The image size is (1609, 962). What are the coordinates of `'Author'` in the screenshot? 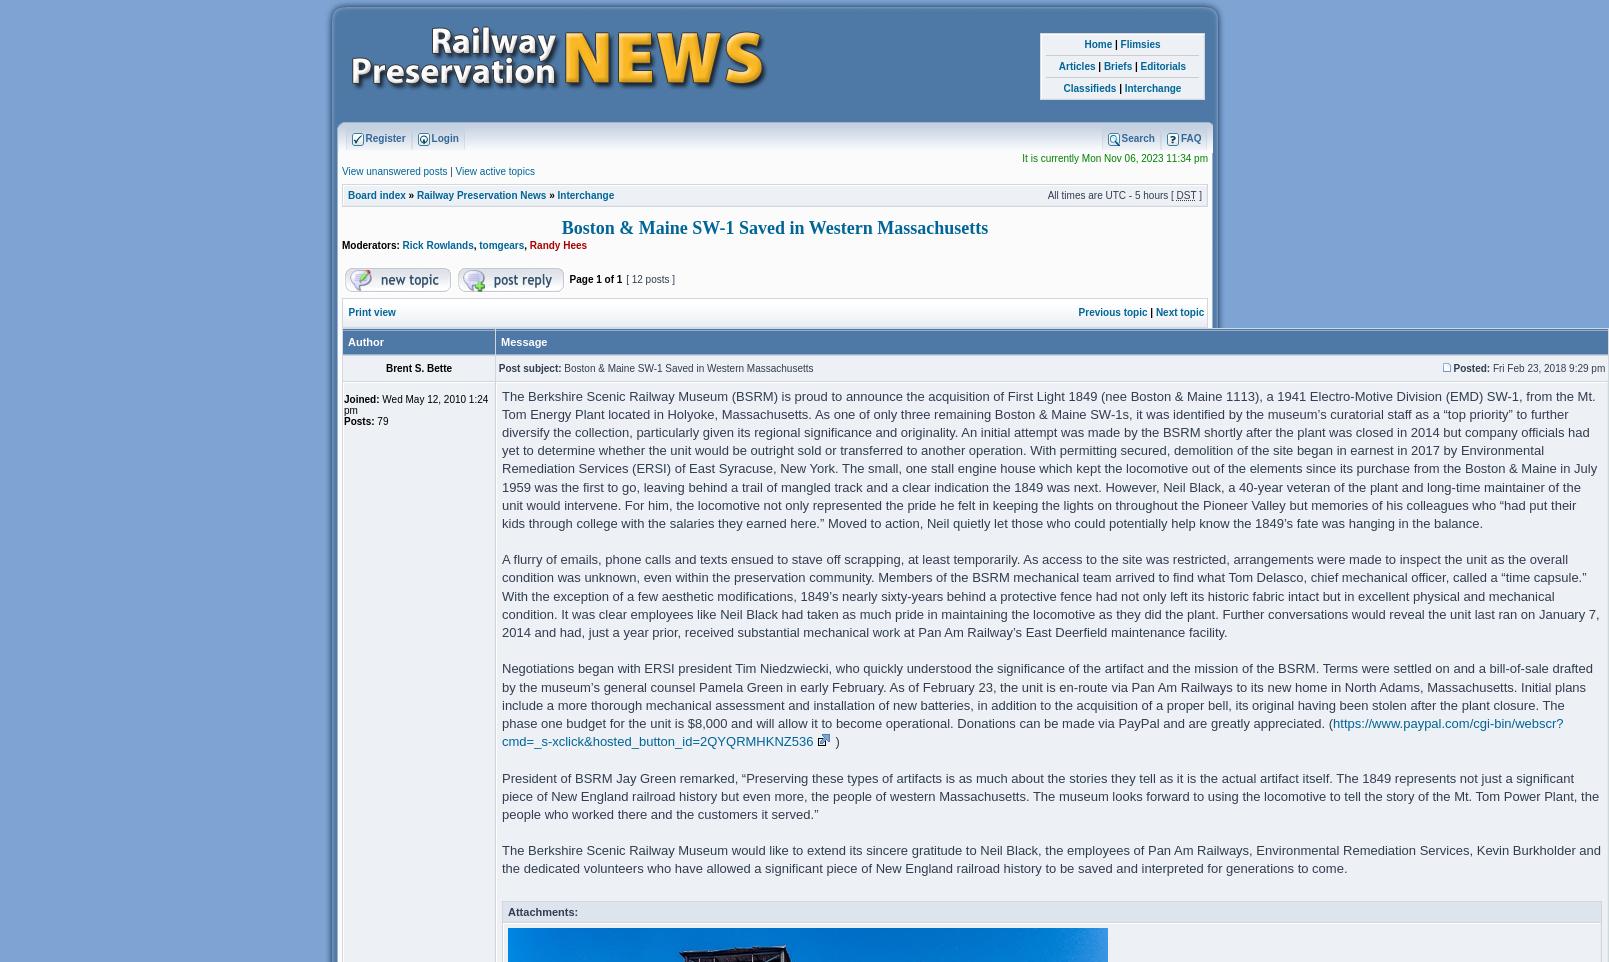 It's located at (366, 341).